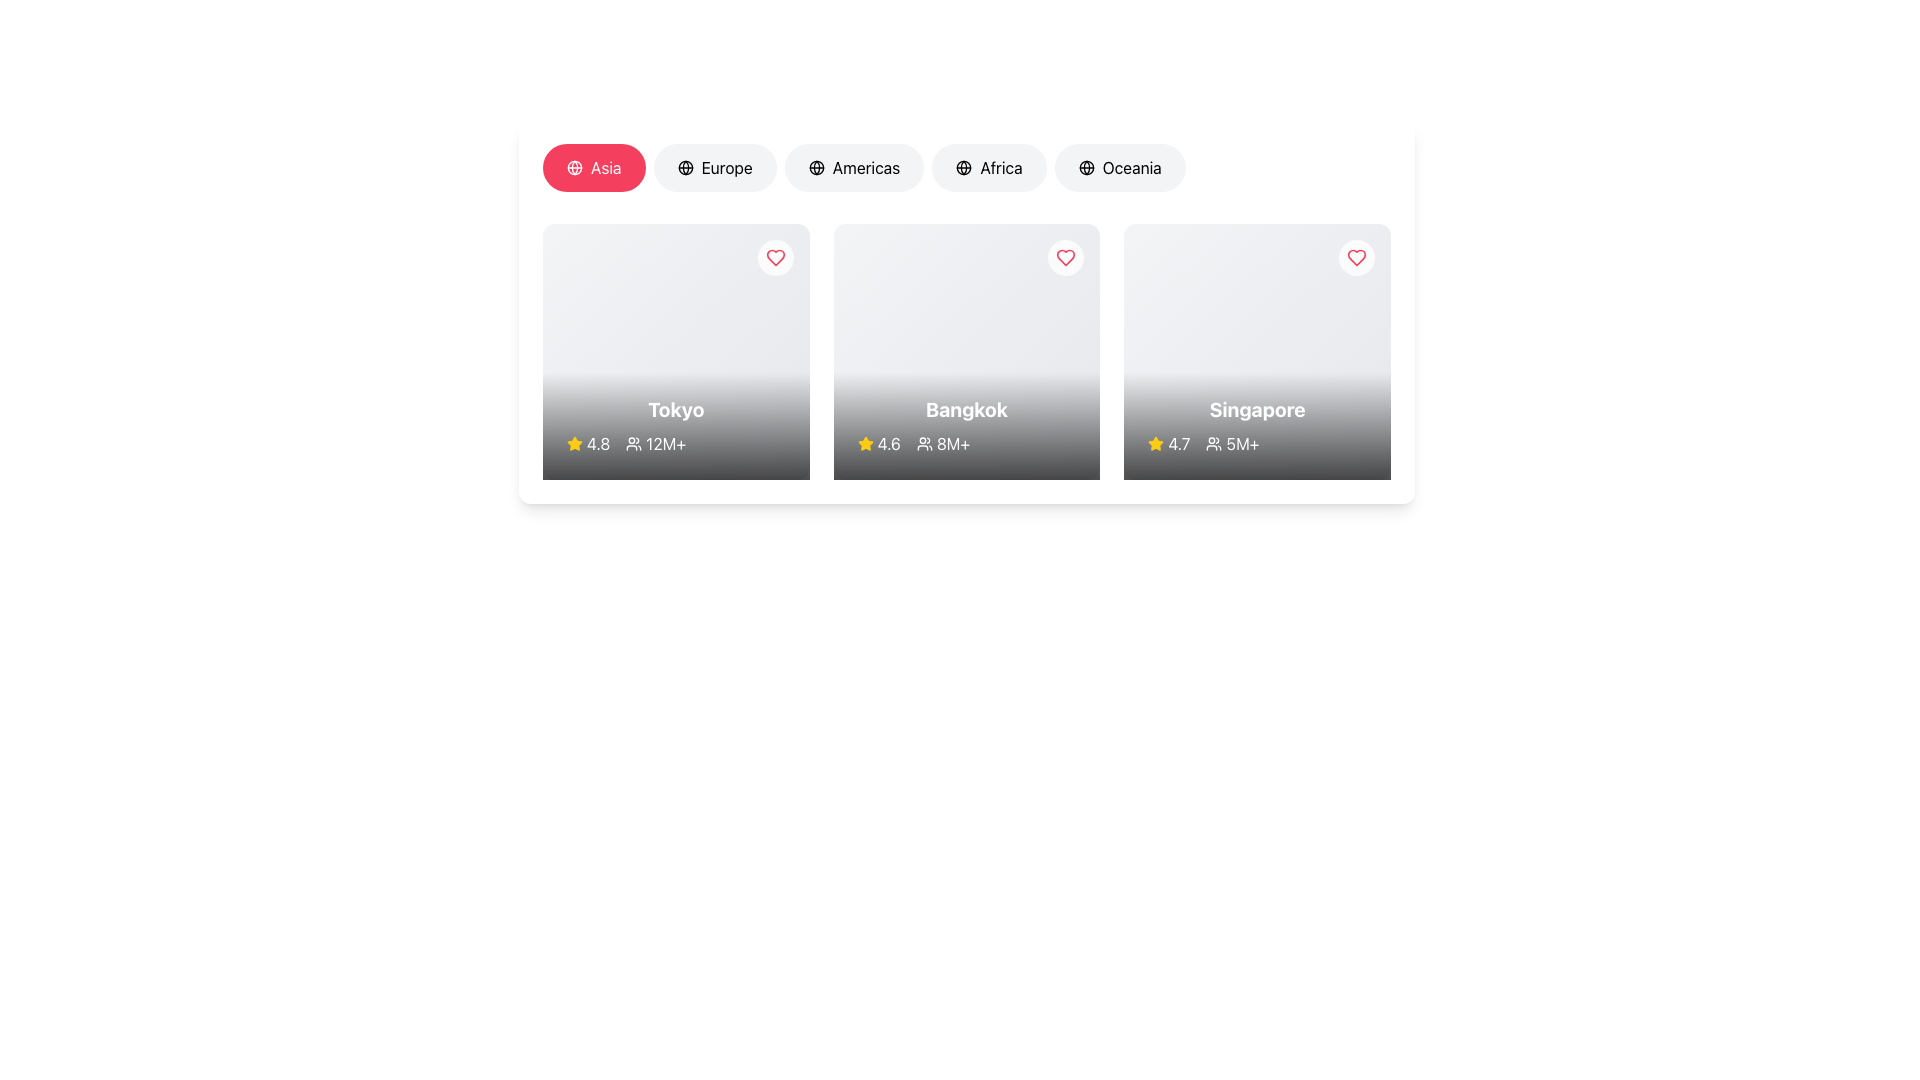 The image size is (1920, 1080). What do you see at coordinates (866, 167) in the screenshot?
I see `the 'Americas' text label within the interactive button` at bounding box center [866, 167].